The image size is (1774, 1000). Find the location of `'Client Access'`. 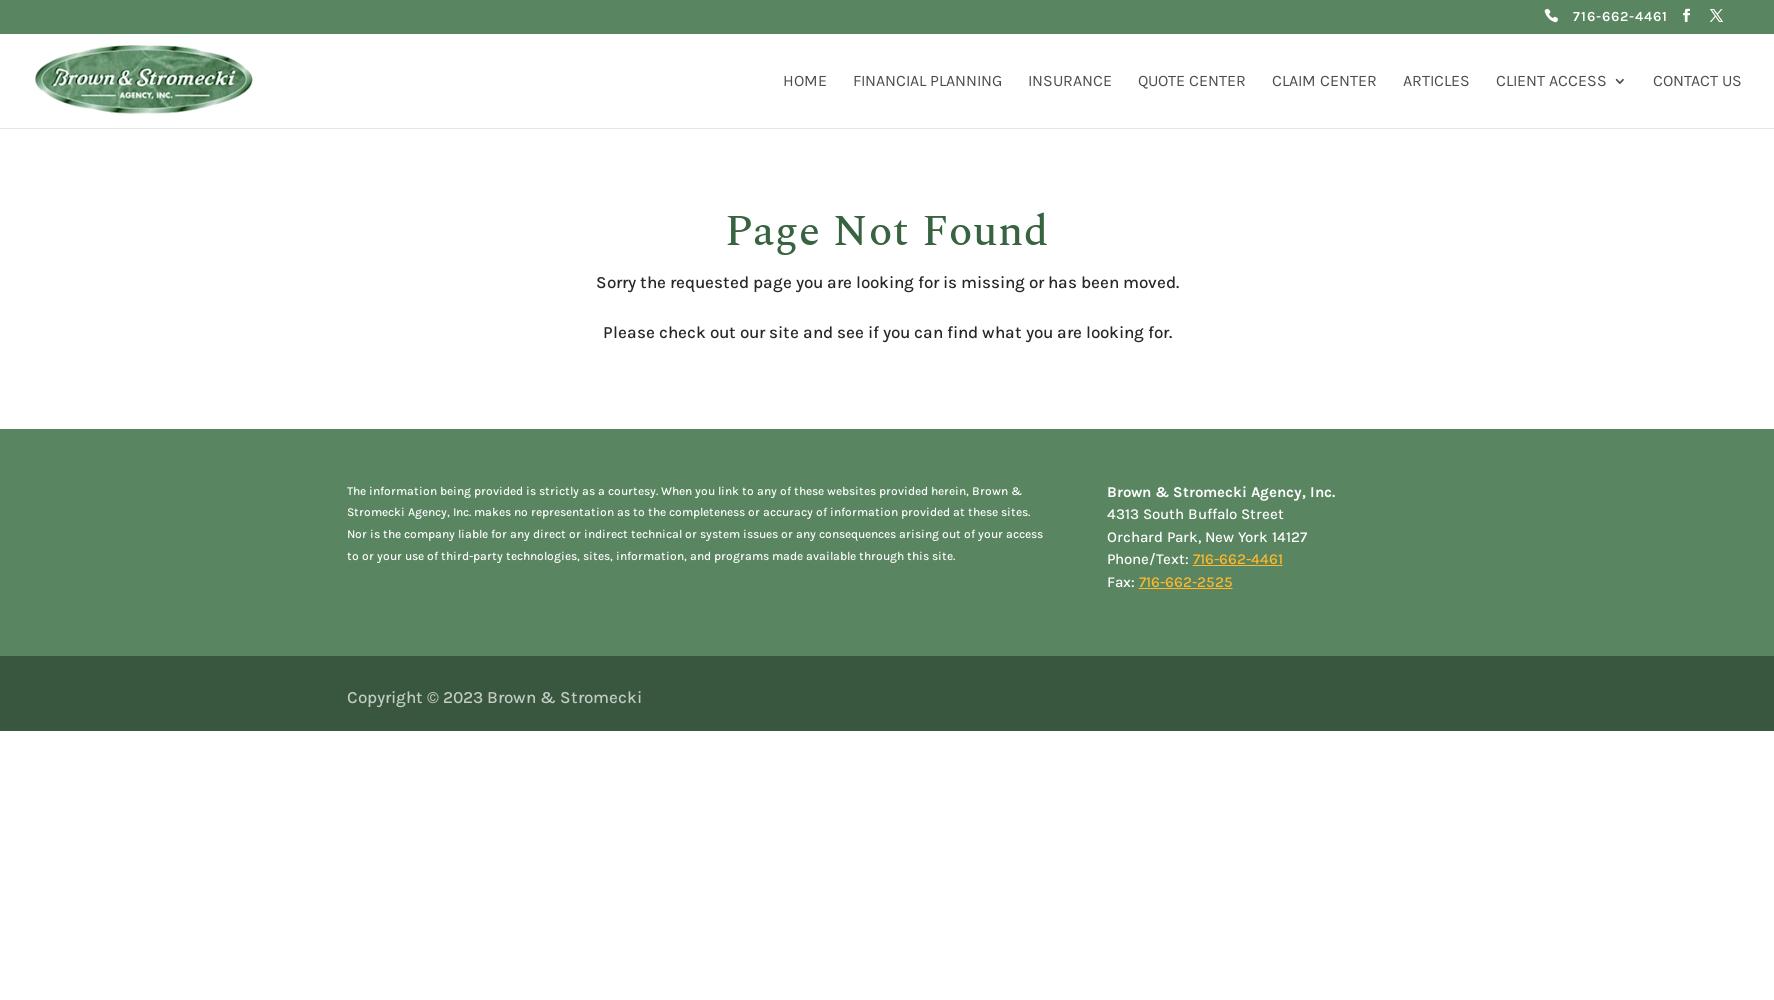

'Client Access' is located at coordinates (1551, 79).